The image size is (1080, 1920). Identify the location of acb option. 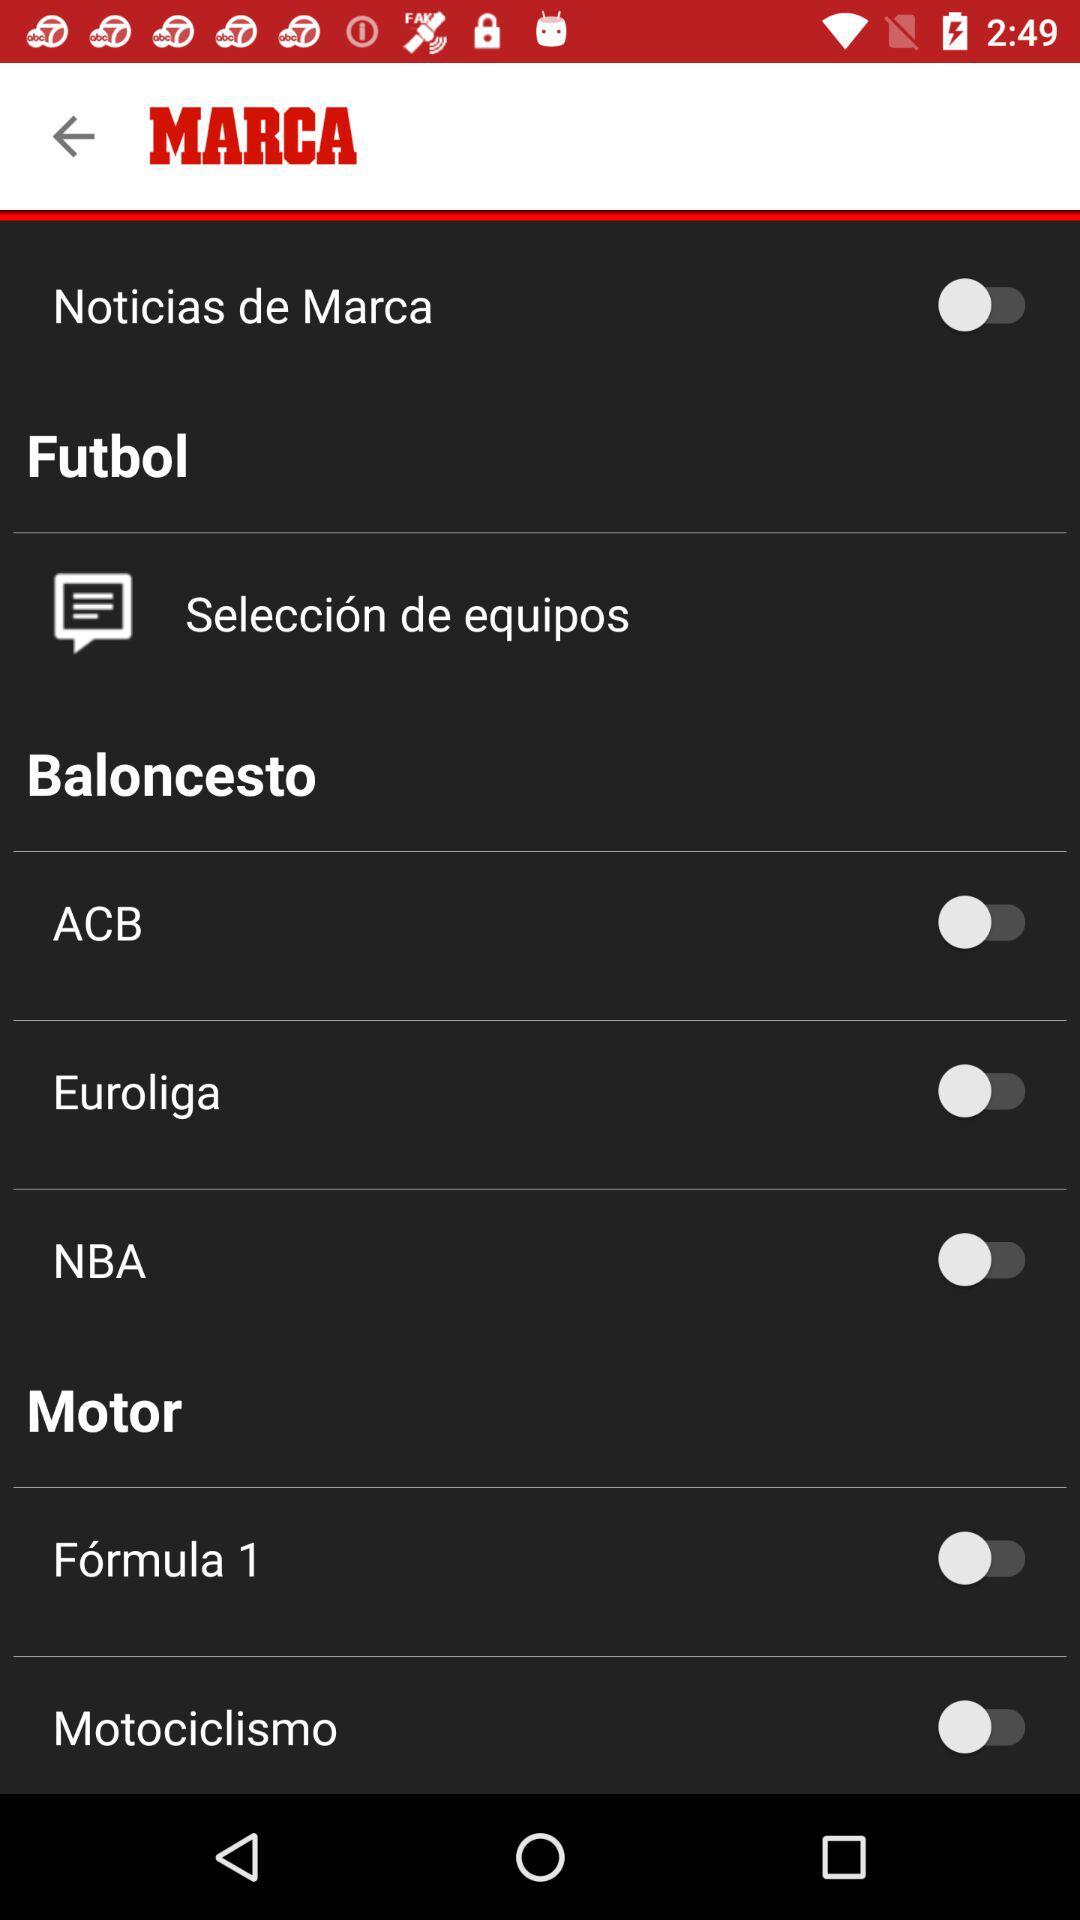
(991, 921).